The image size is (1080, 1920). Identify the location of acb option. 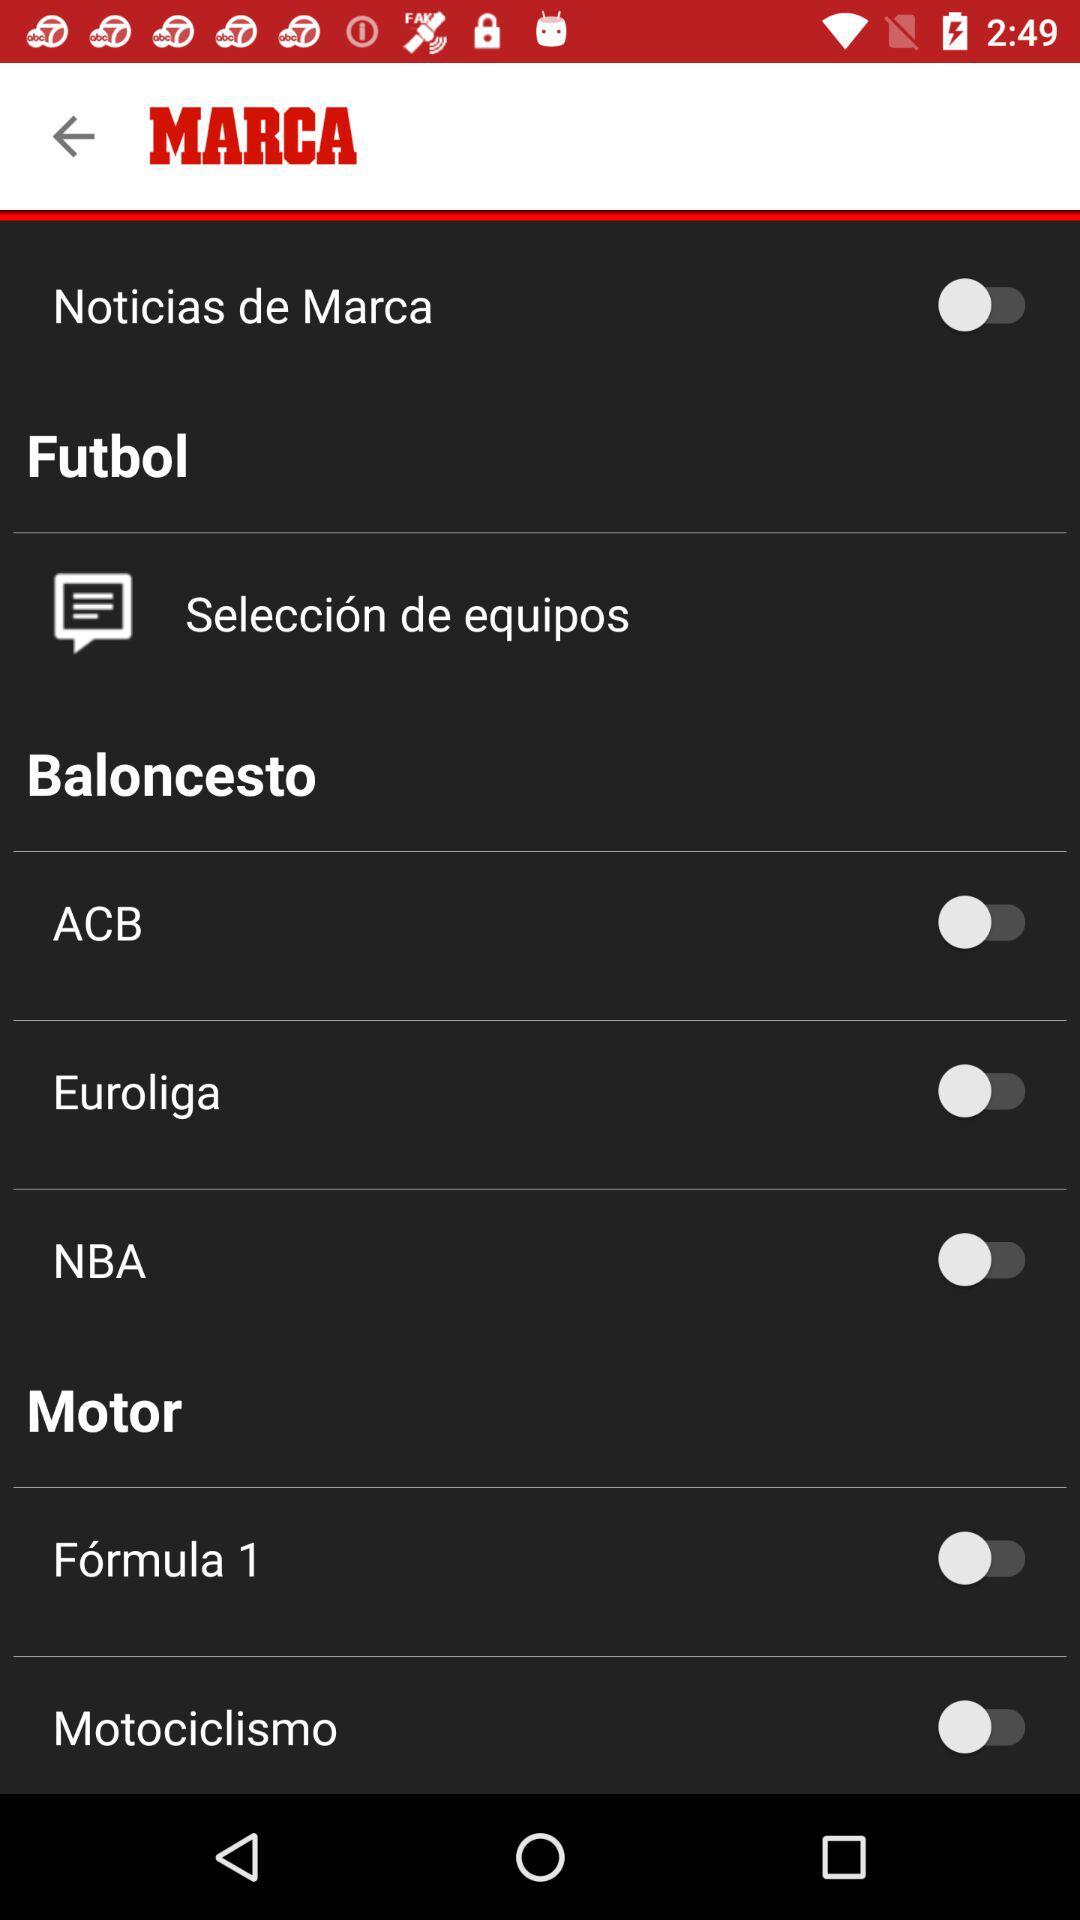
(991, 921).